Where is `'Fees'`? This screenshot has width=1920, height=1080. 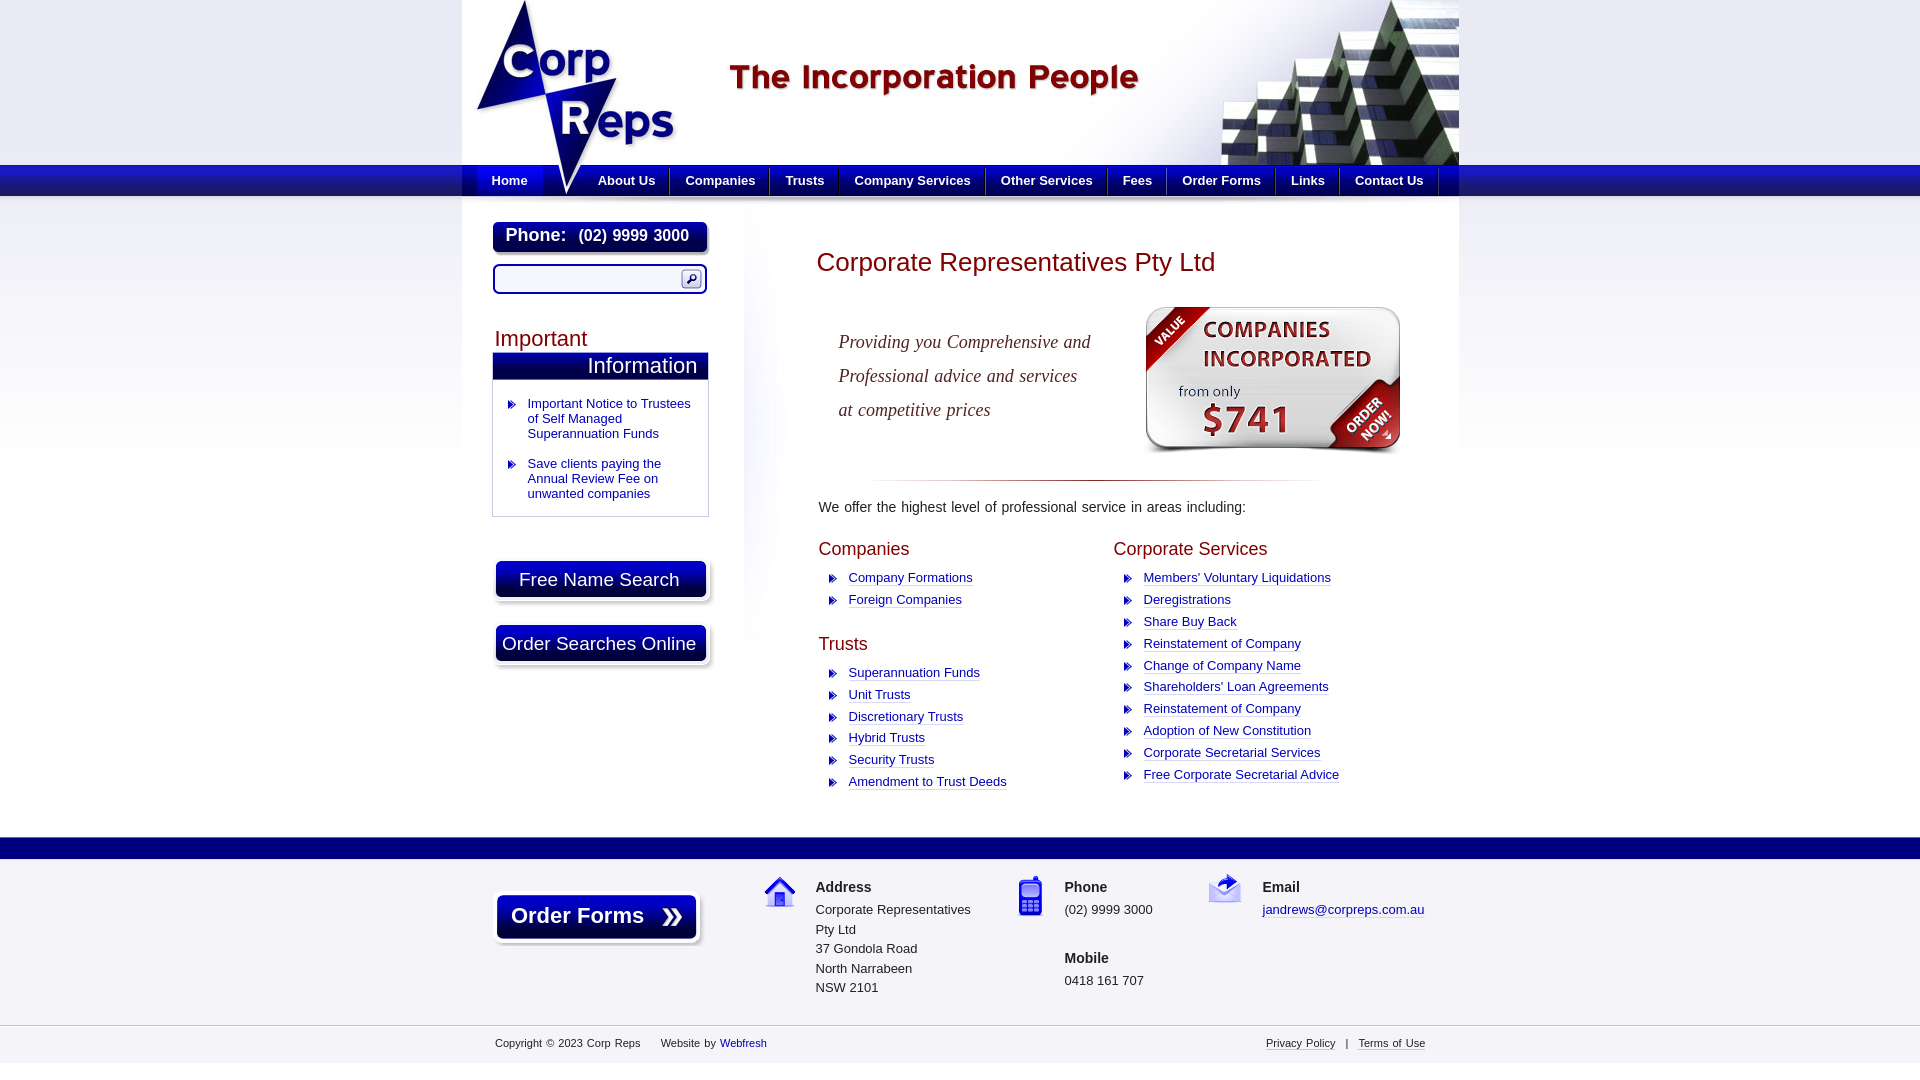 'Fees' is located at coordinates (1137, 180).